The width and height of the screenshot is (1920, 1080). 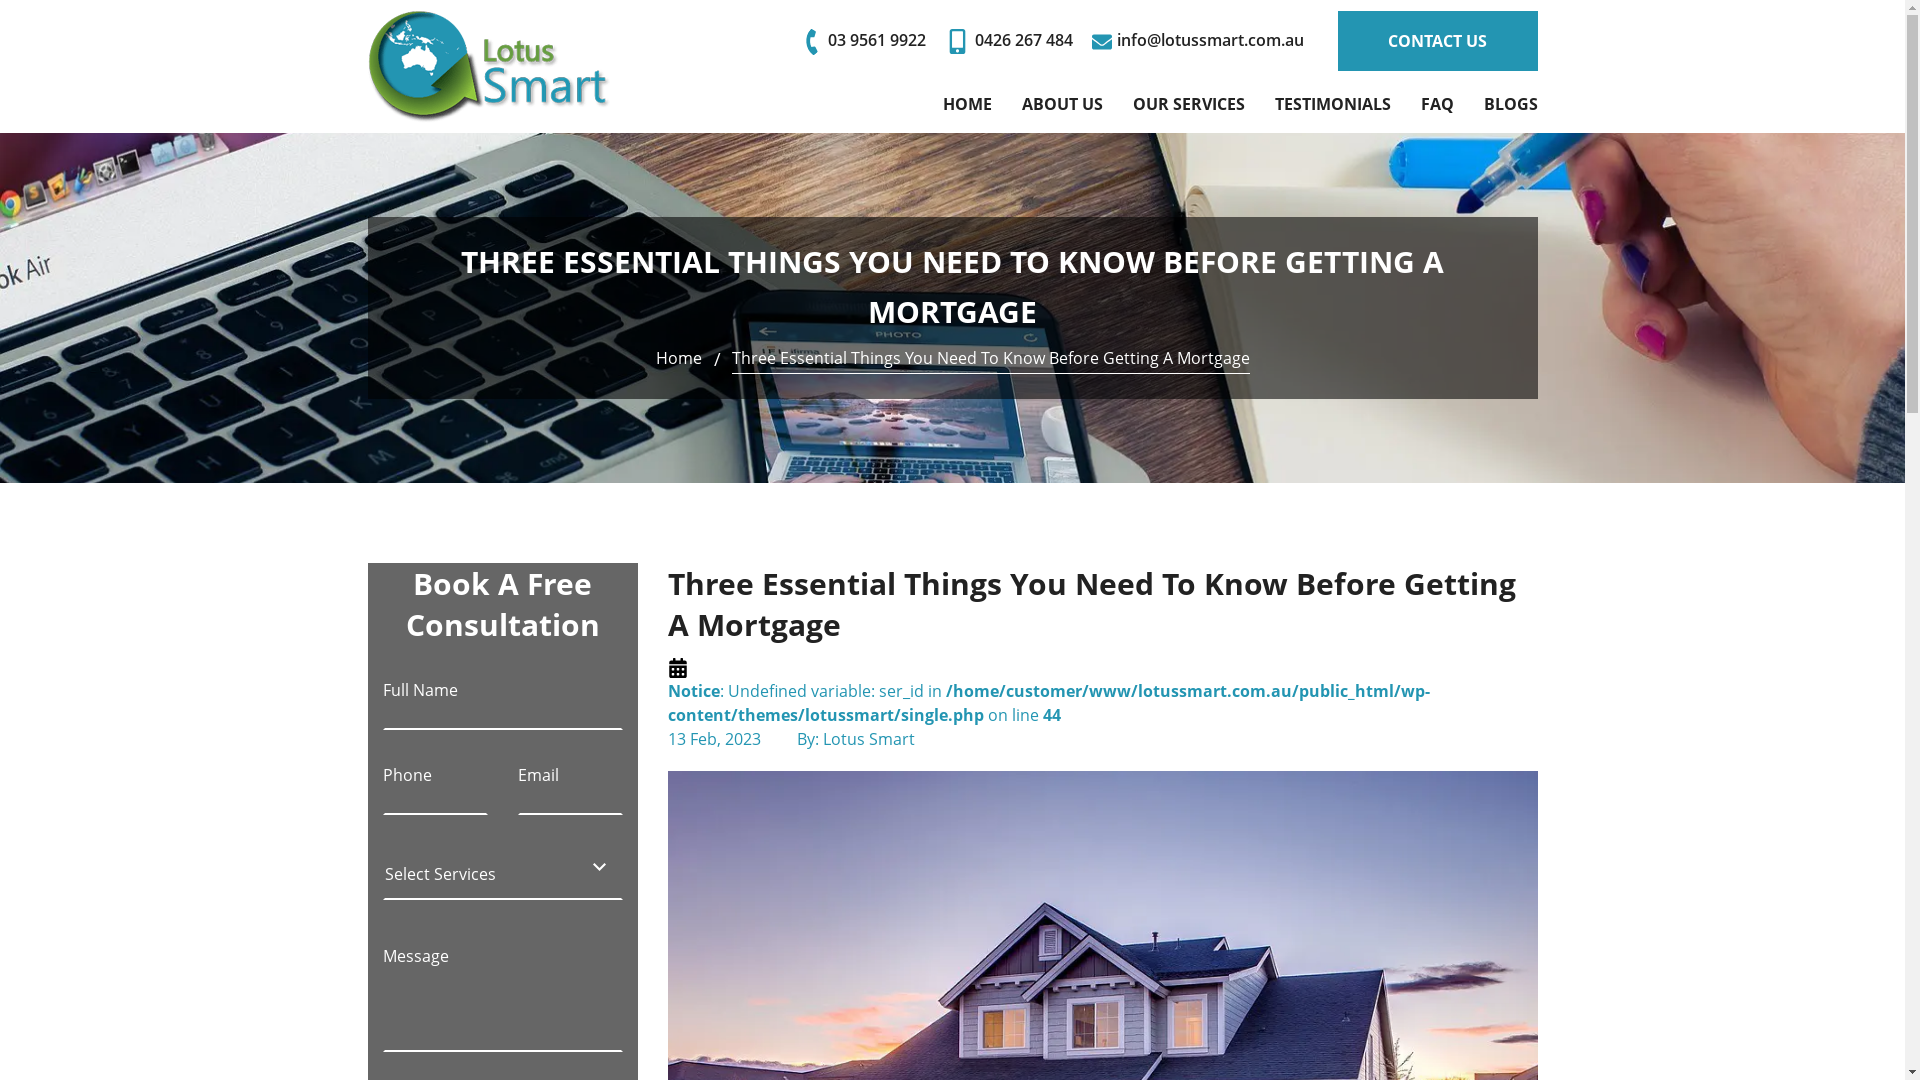 I want to click on 'FAQ', so click(x=1435, y=104).